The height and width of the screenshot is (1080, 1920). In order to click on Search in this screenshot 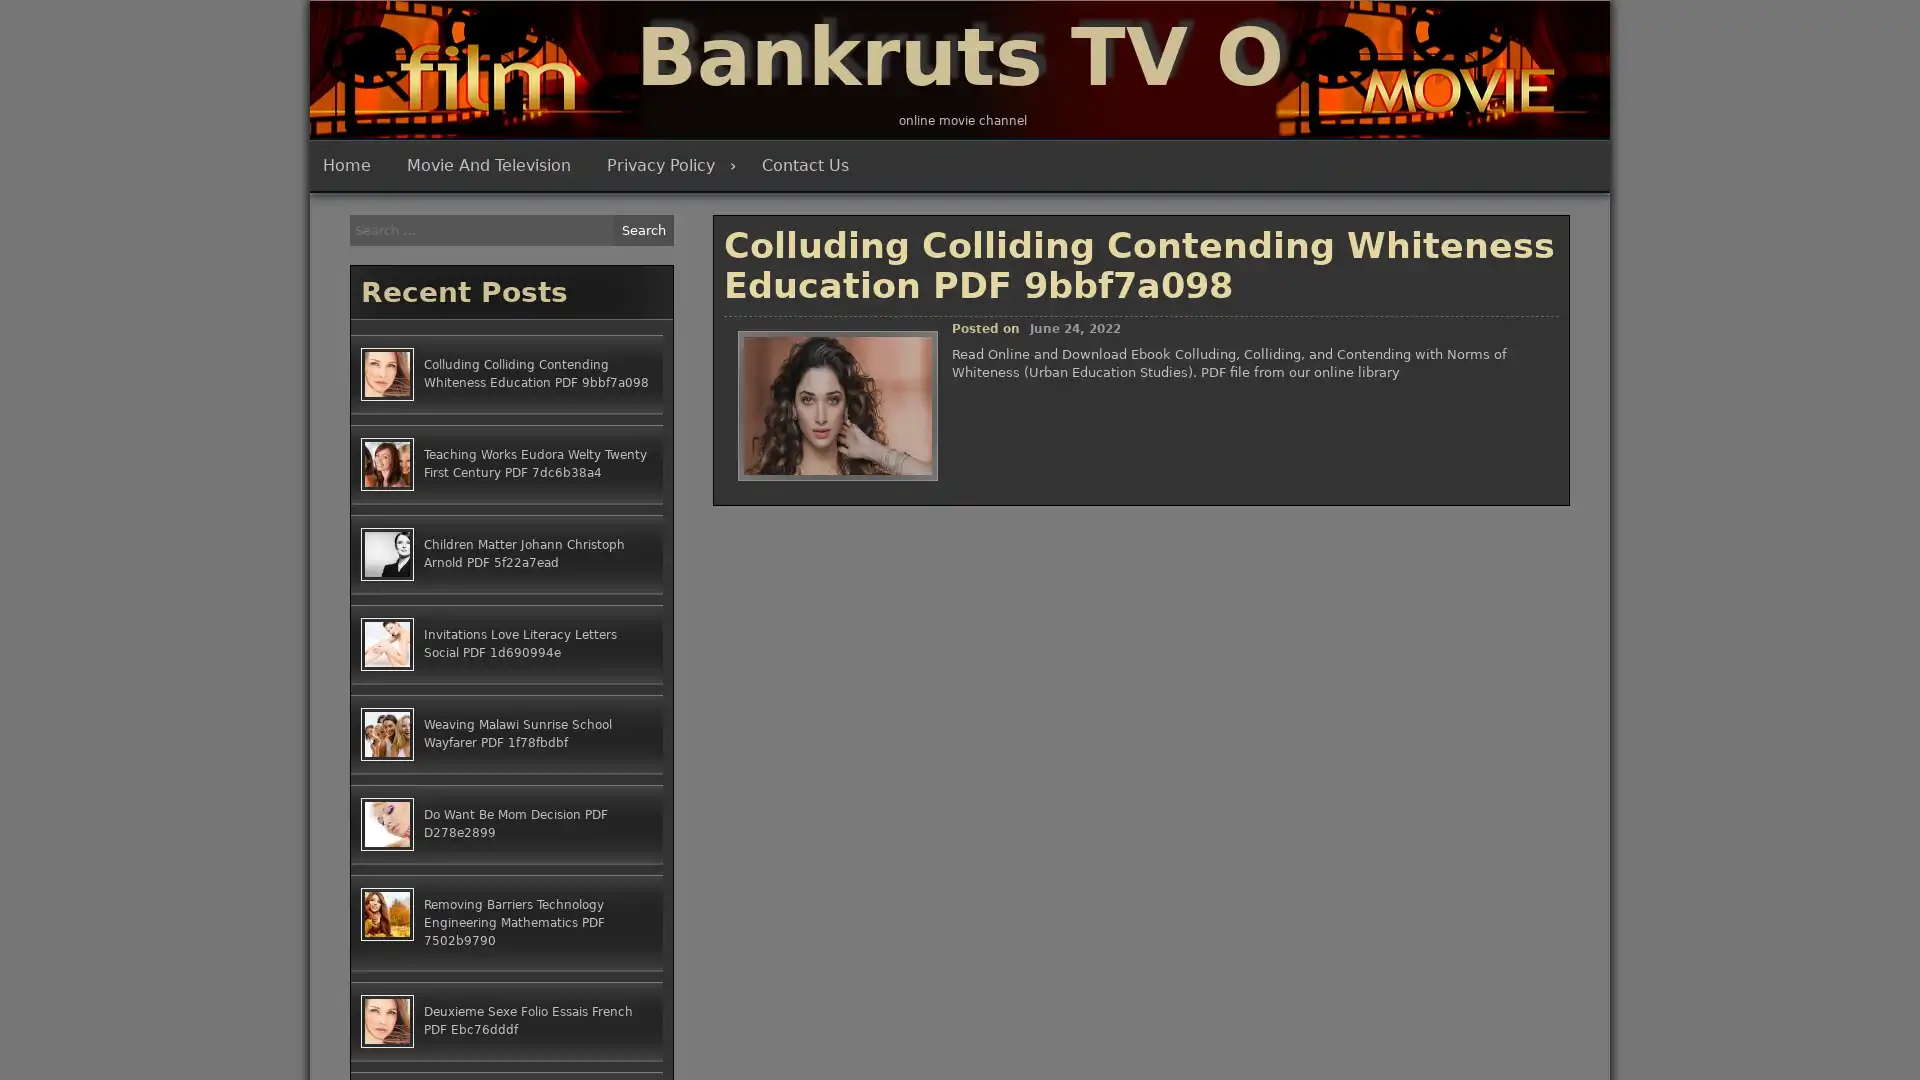, I will do `click(643, 229)`.